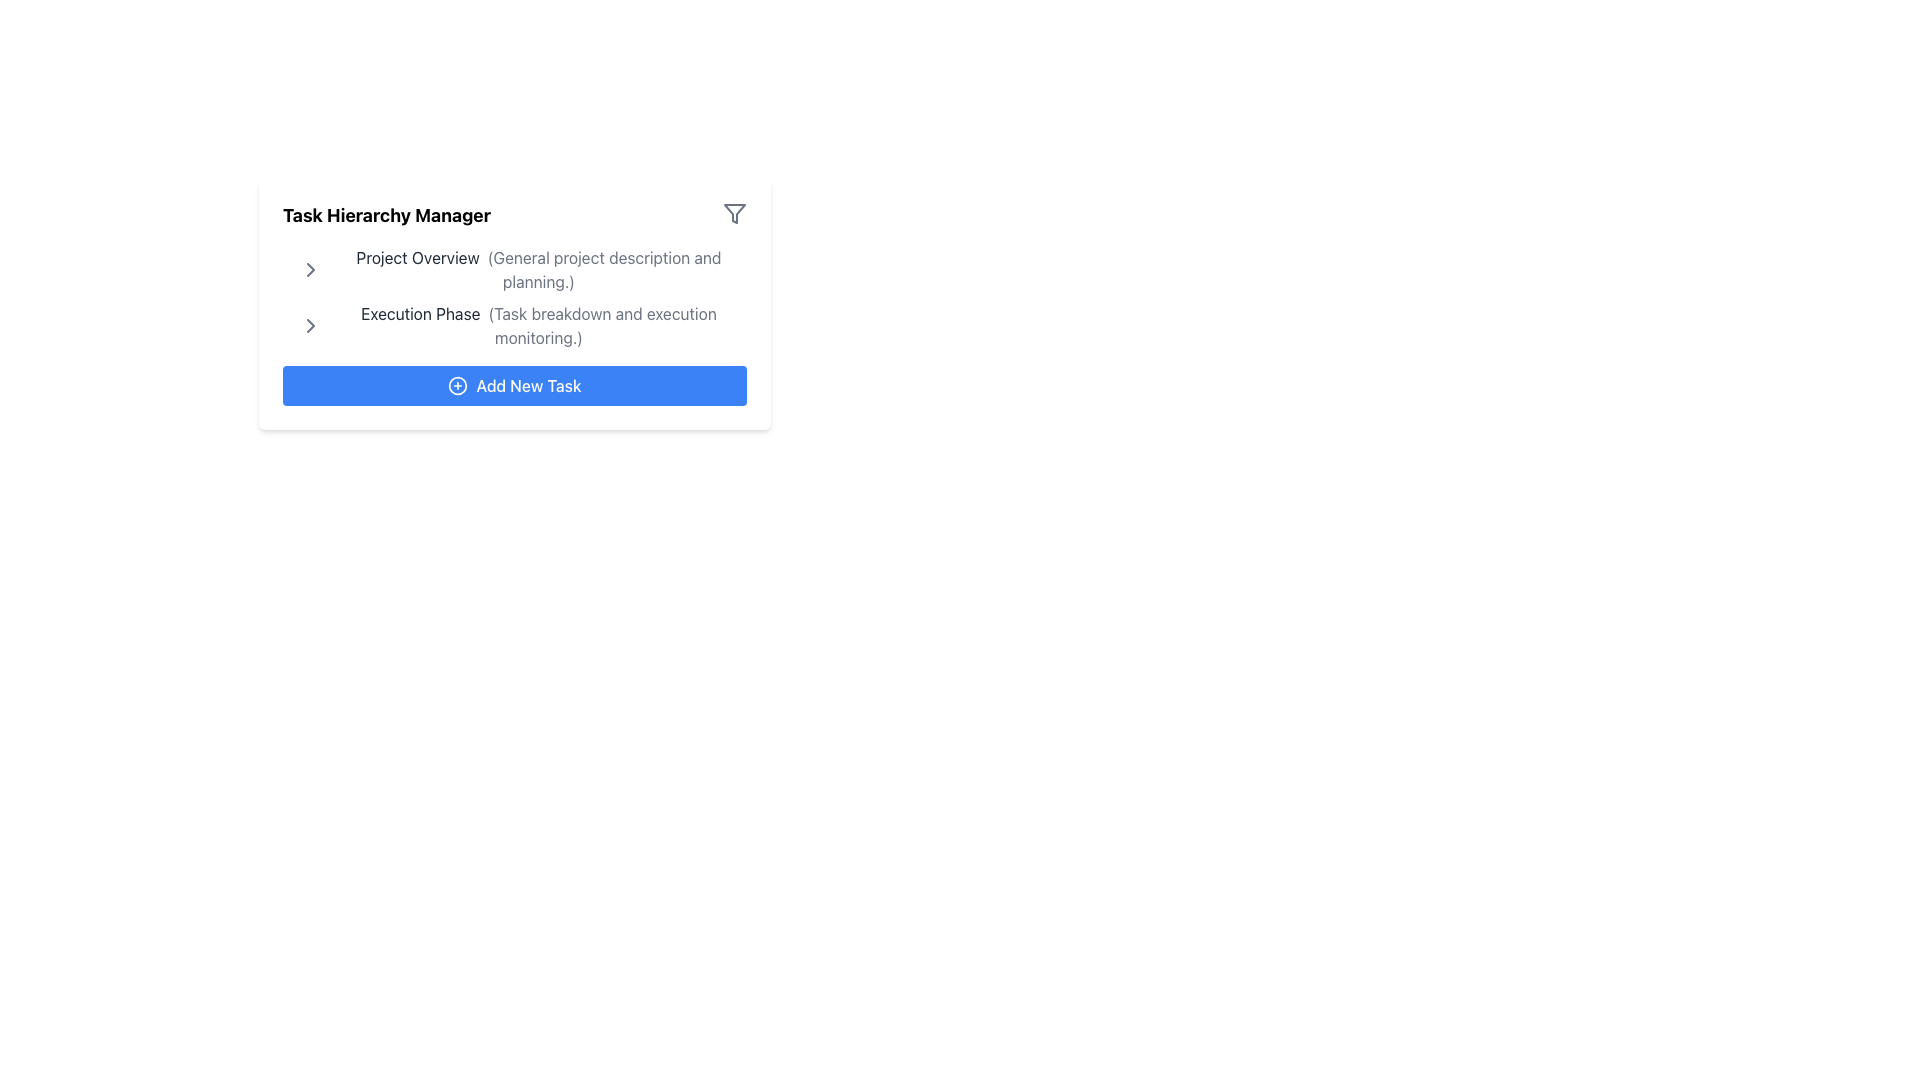  Describe the element at coordinates (733, 213) in the screenshot. I see `the filtering icon located at the far right of the 'Task Hierarchy Manager' header` at that location.